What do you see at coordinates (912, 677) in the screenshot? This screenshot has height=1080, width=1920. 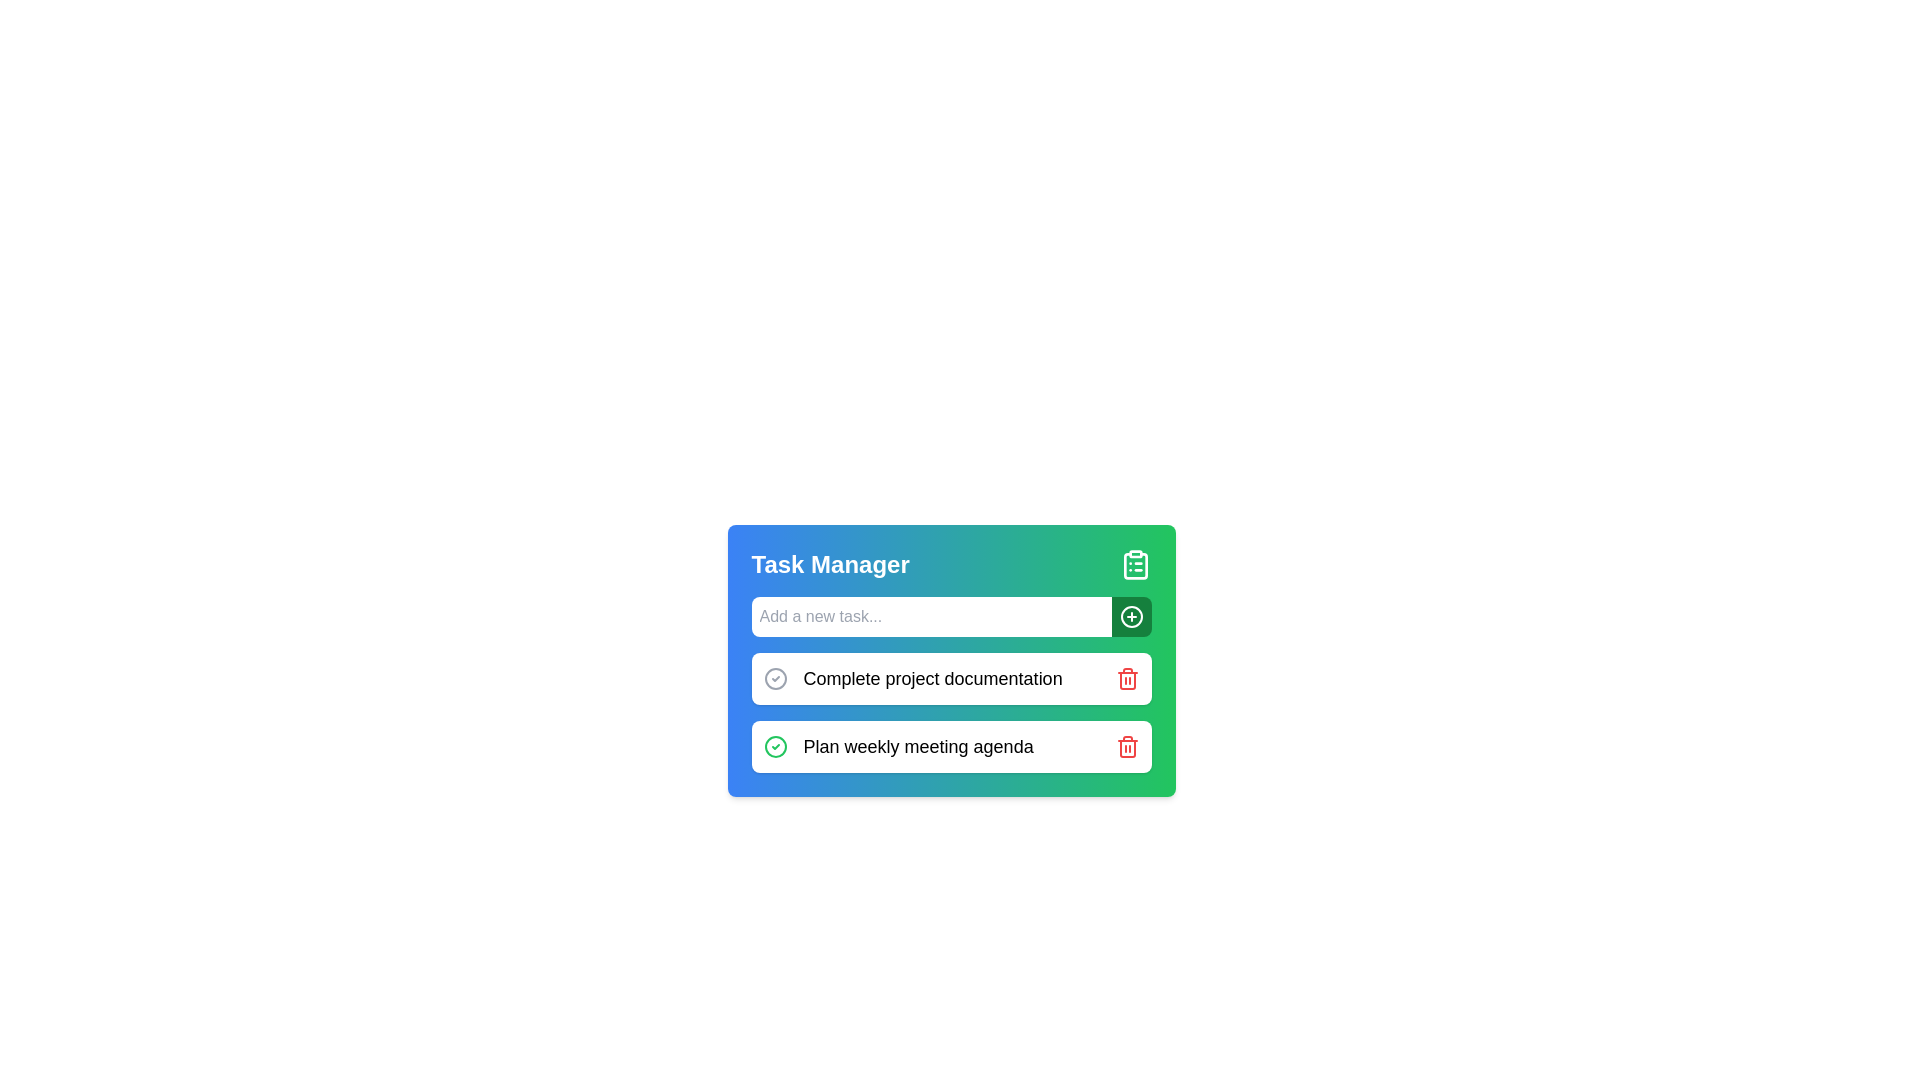 I see `the text label 'Complete project documentation' which is styled in a bold font and is the first item in the task management interface list` at bounding box center [912, 677].